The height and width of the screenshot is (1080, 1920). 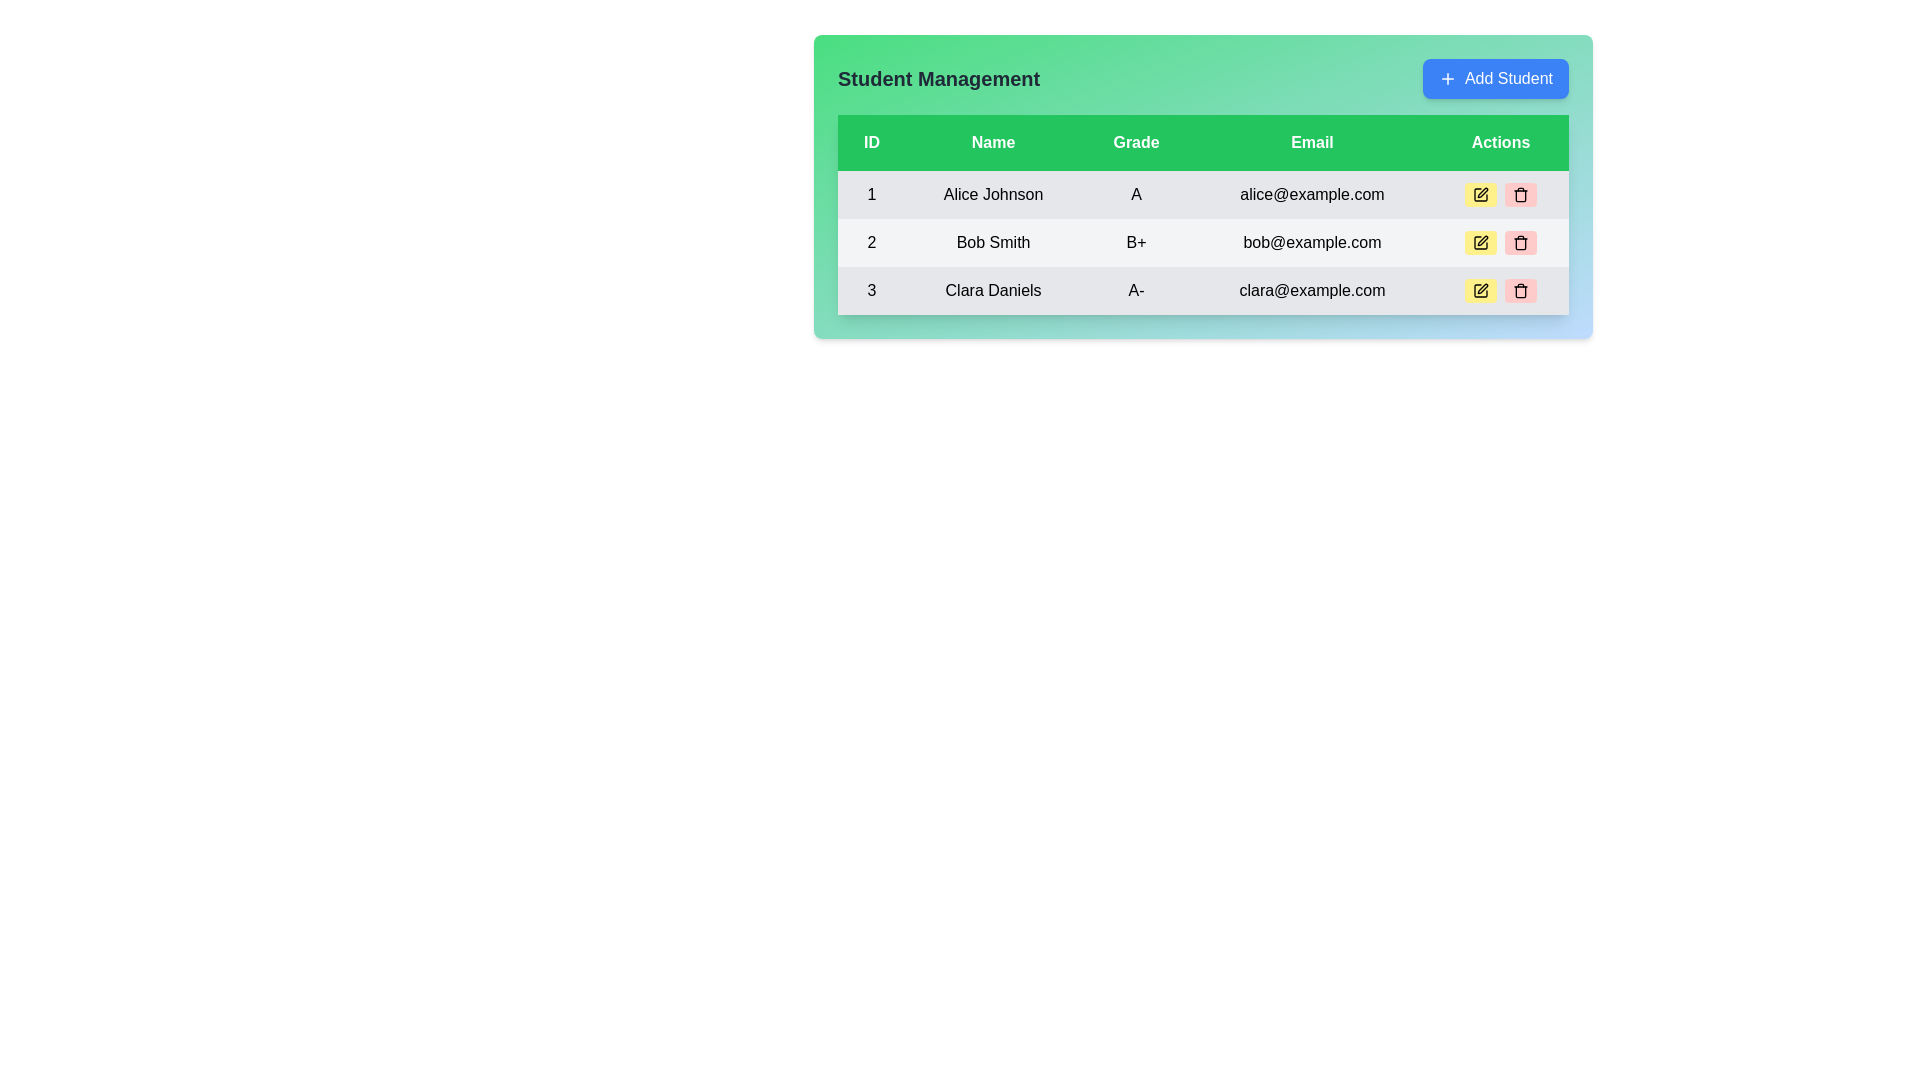 What do you see at coordinates (872, 141) in the screenshot?
I see `the Table Header Label that has a light green background and contains the text 'ID', located at the top-left of the table under 'Student Management'` at bounding box center [872, 141].